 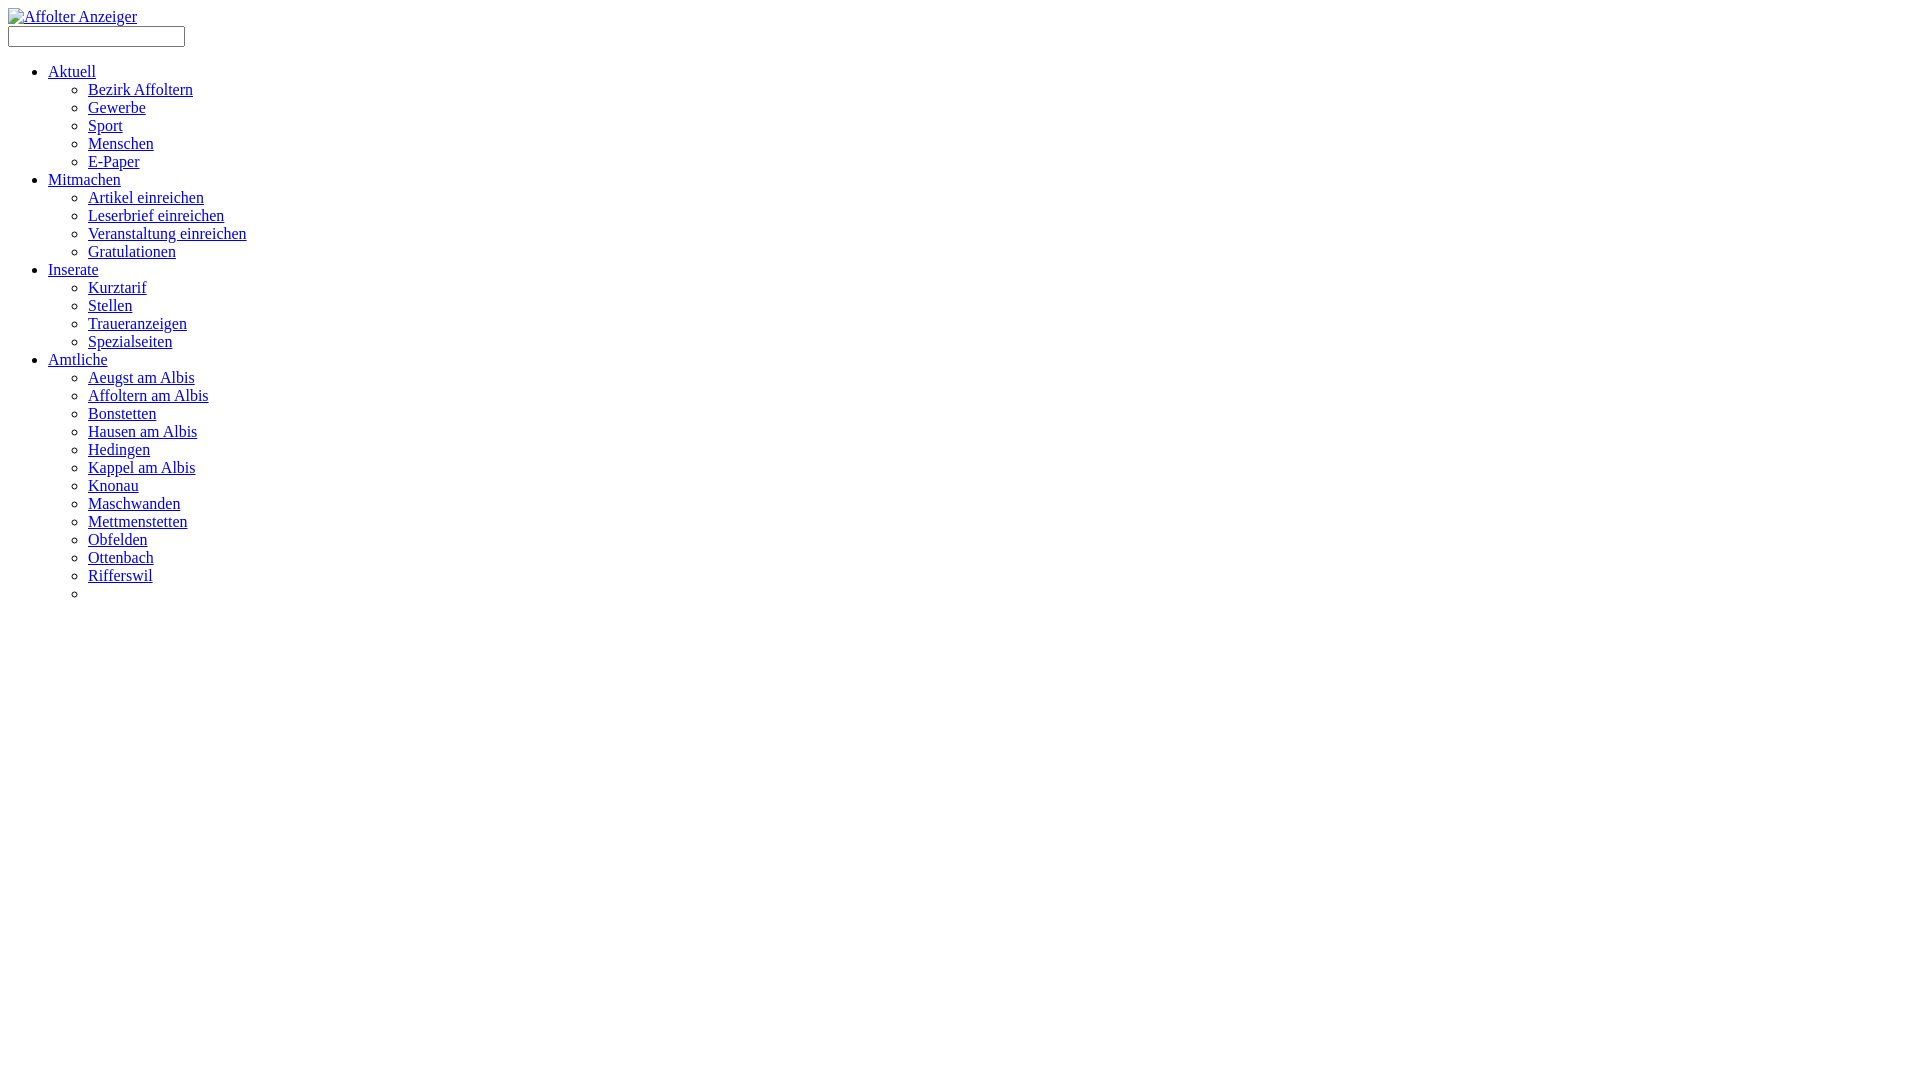 I want to click on 'Mitmachen', so click(x=83, y=178).